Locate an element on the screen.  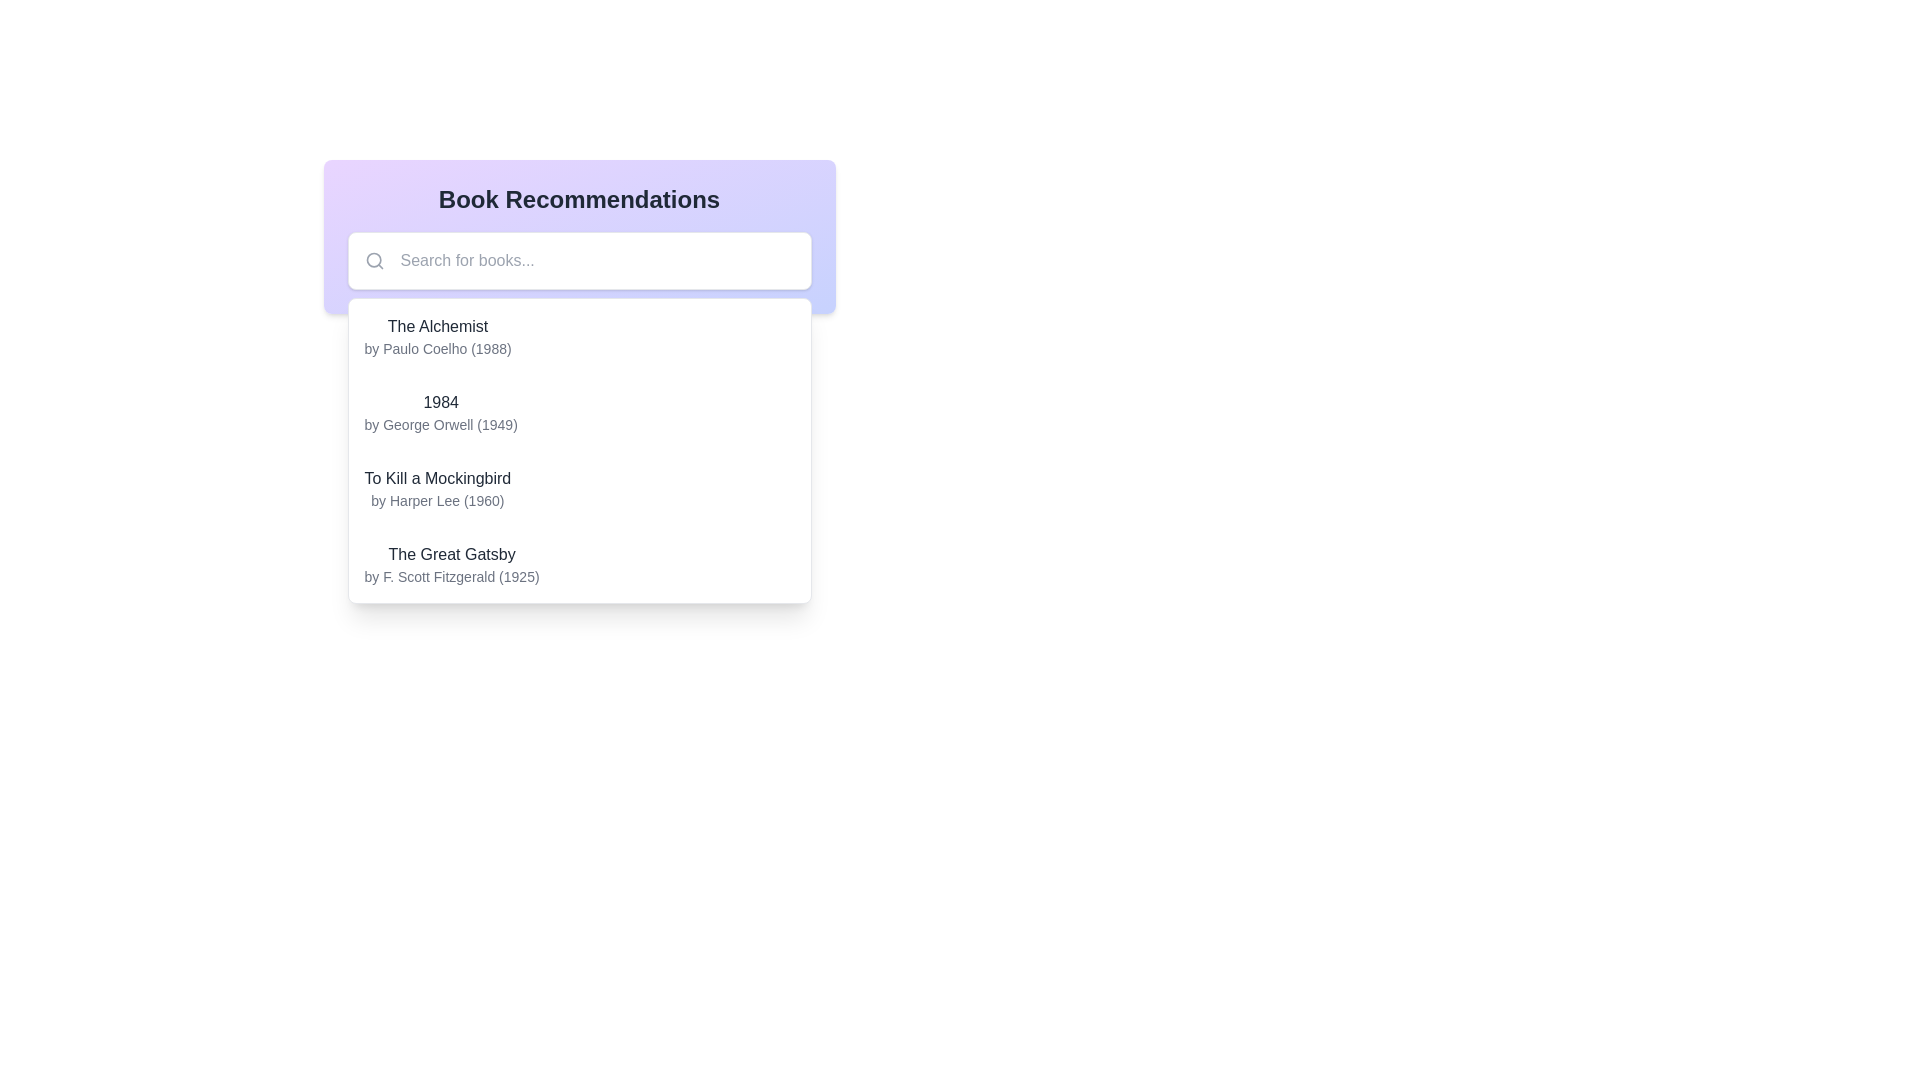
the text label displaying the title '1984' in bold dark-gray font for reading is located at coordinates (440, 402).